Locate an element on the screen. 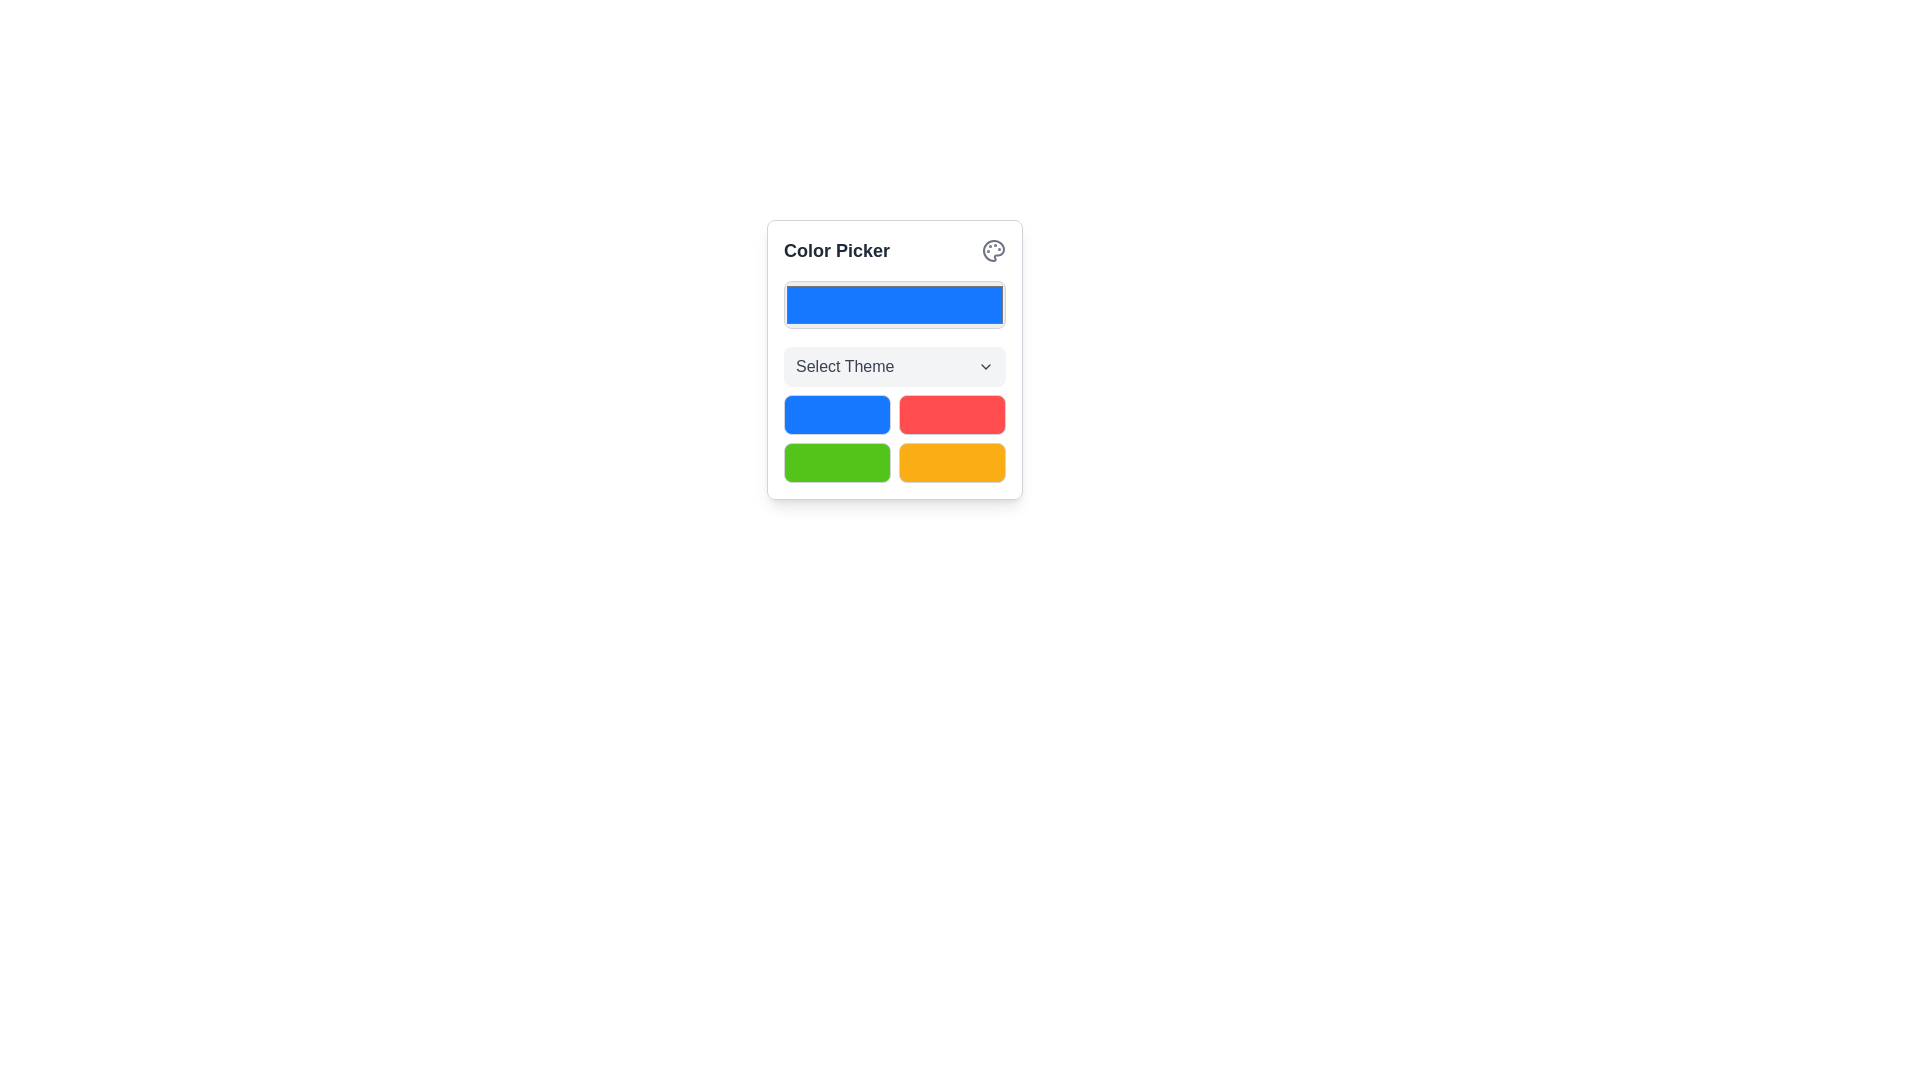 The image size is (1920, 1080). the top-right button in the color-picking interface is located at coordinates (951, 414).